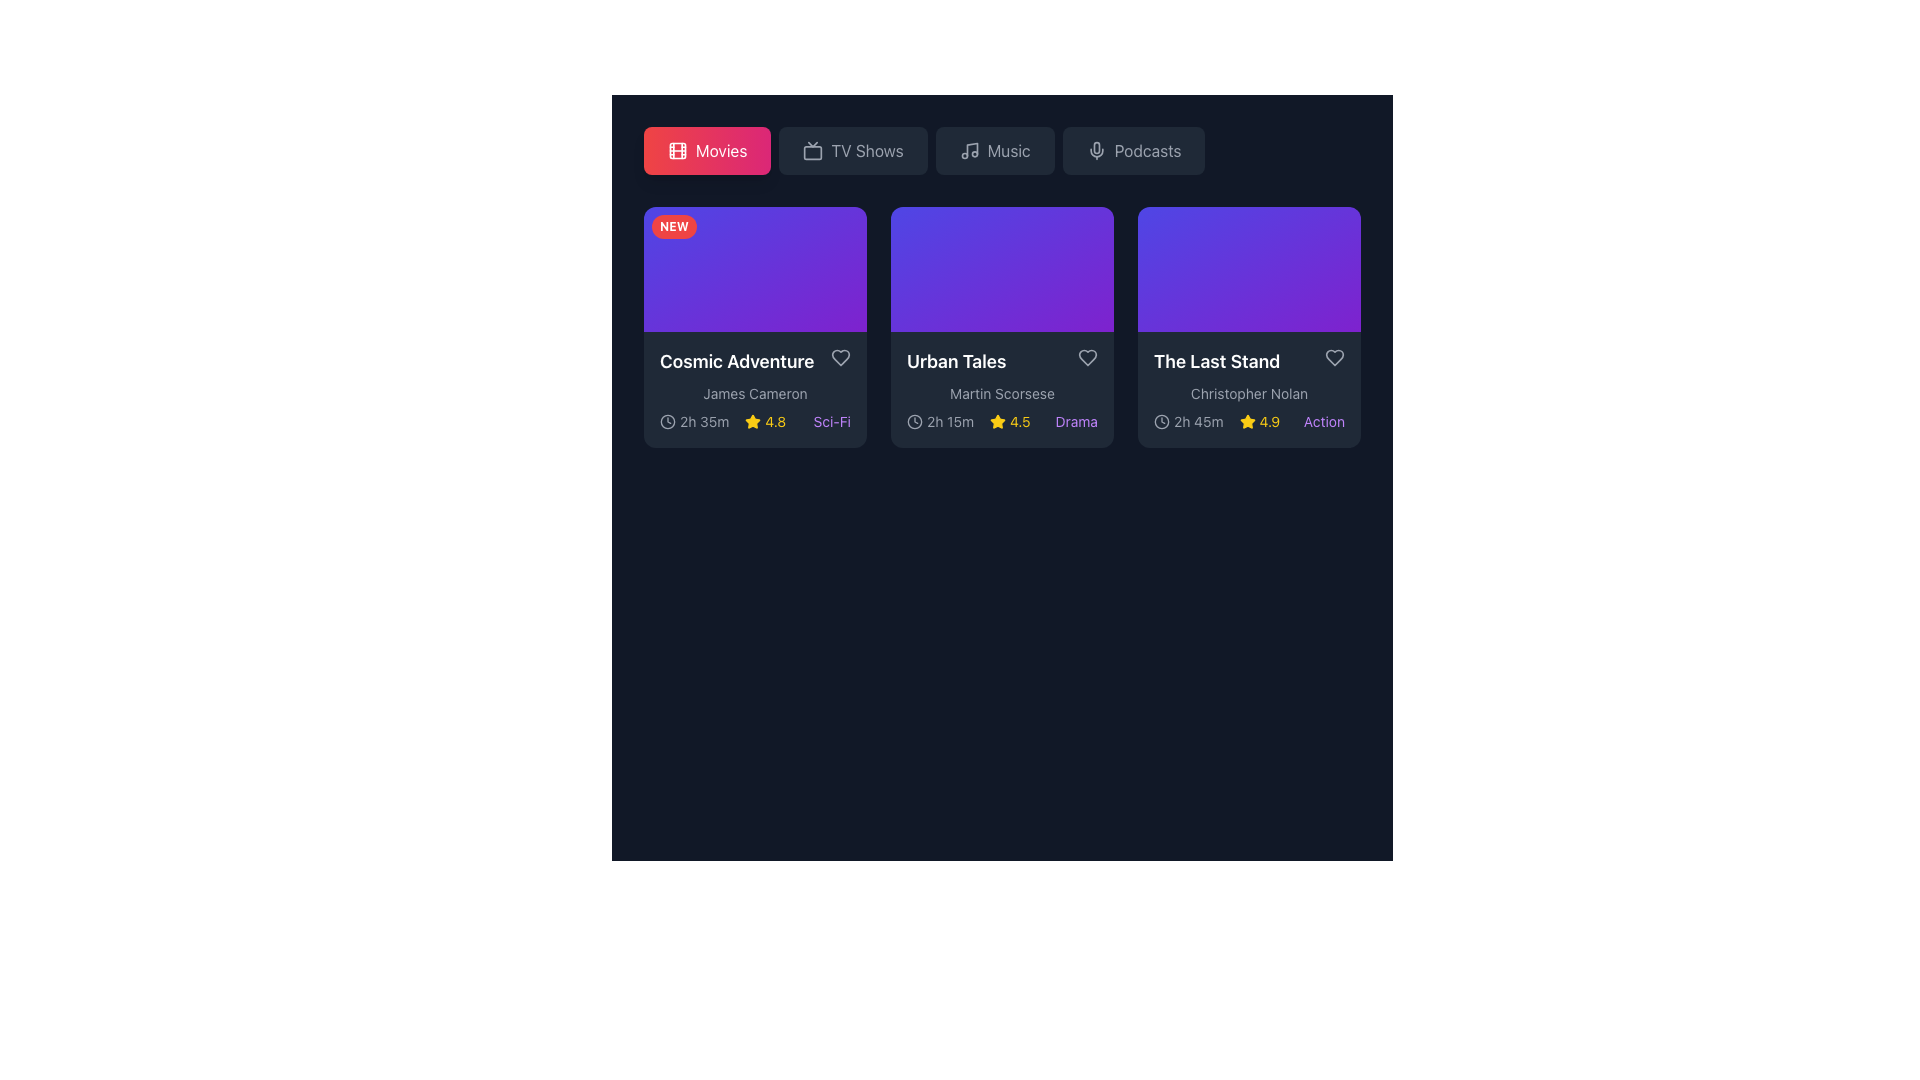 Image resolution: width=1920 pixels, height=1080 pixels. What do you see at coordinates (707, 149) in the screenshot?
I see `the 'Movies' navigation button located at the top-left corner of the content area` at bounding box center [707, 149].